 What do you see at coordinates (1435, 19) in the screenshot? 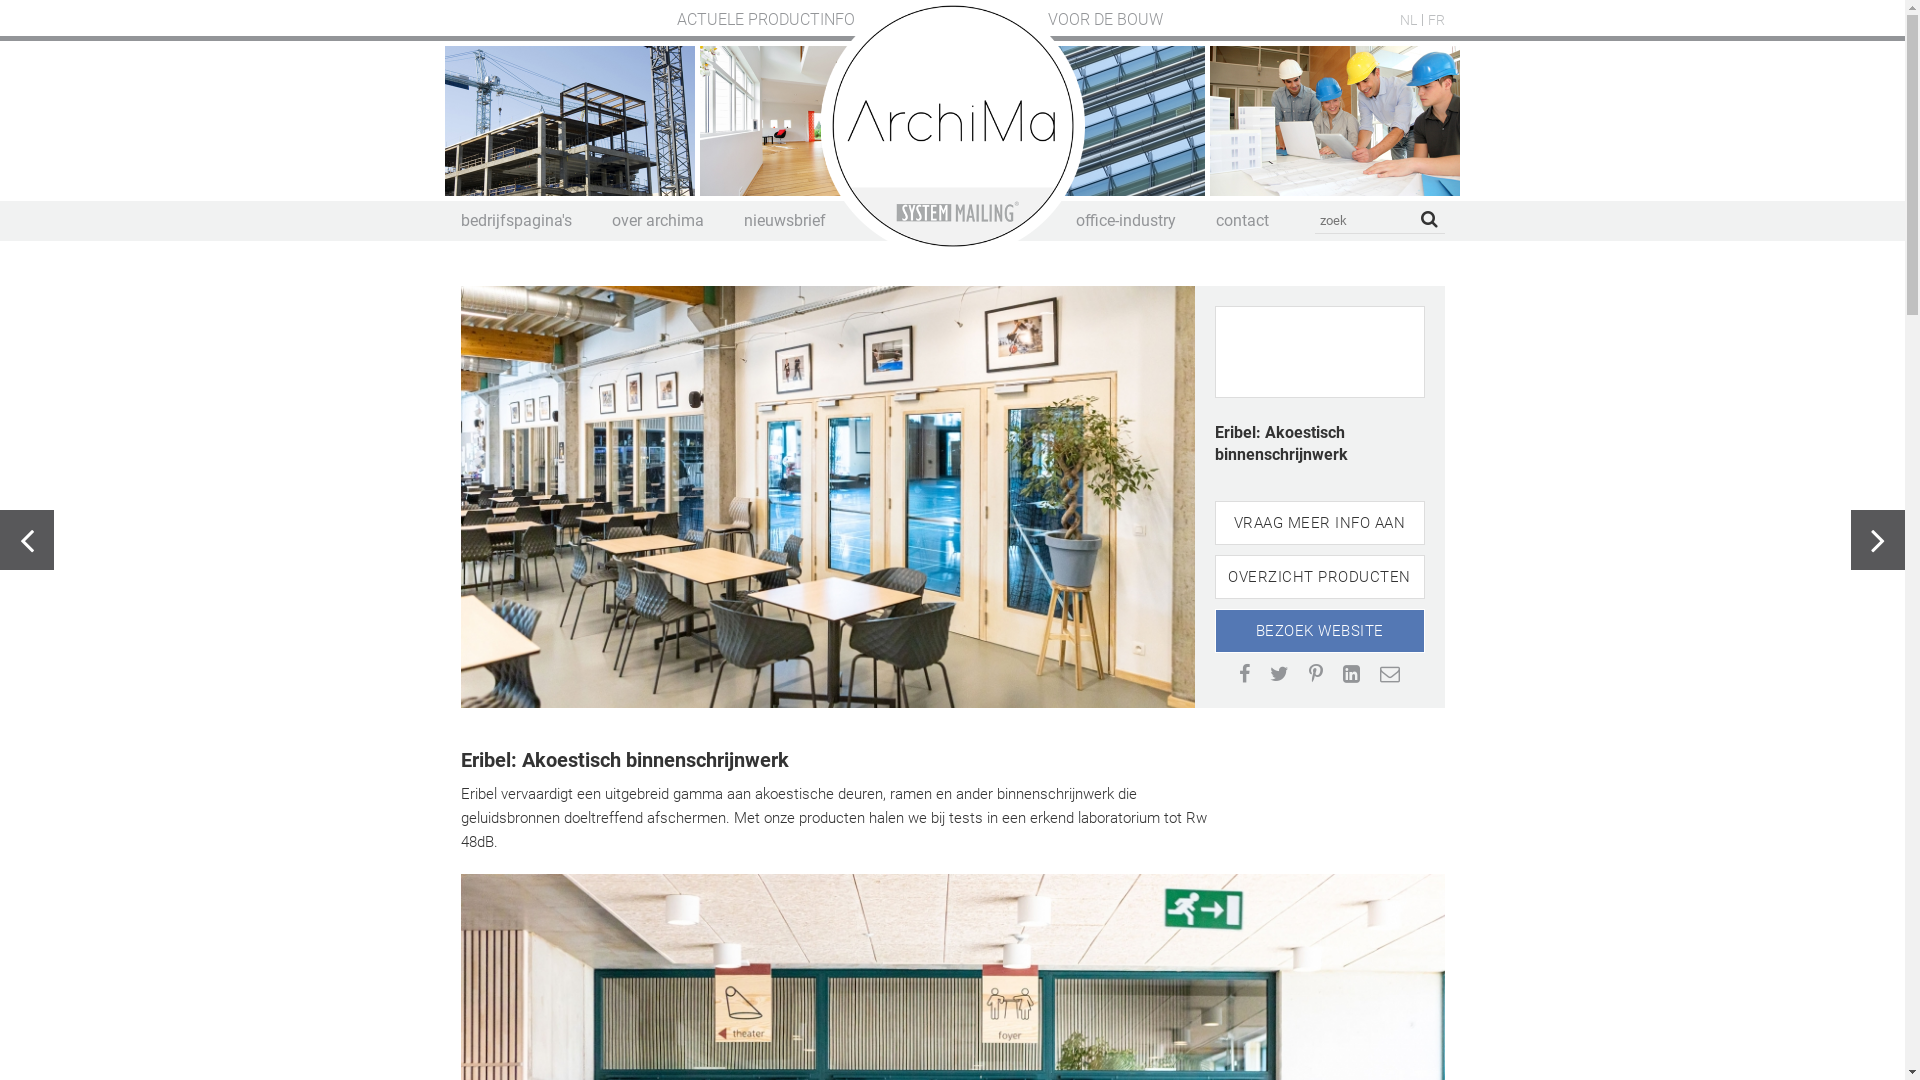
I see `'FR'` at bounding box center [1435, 19].